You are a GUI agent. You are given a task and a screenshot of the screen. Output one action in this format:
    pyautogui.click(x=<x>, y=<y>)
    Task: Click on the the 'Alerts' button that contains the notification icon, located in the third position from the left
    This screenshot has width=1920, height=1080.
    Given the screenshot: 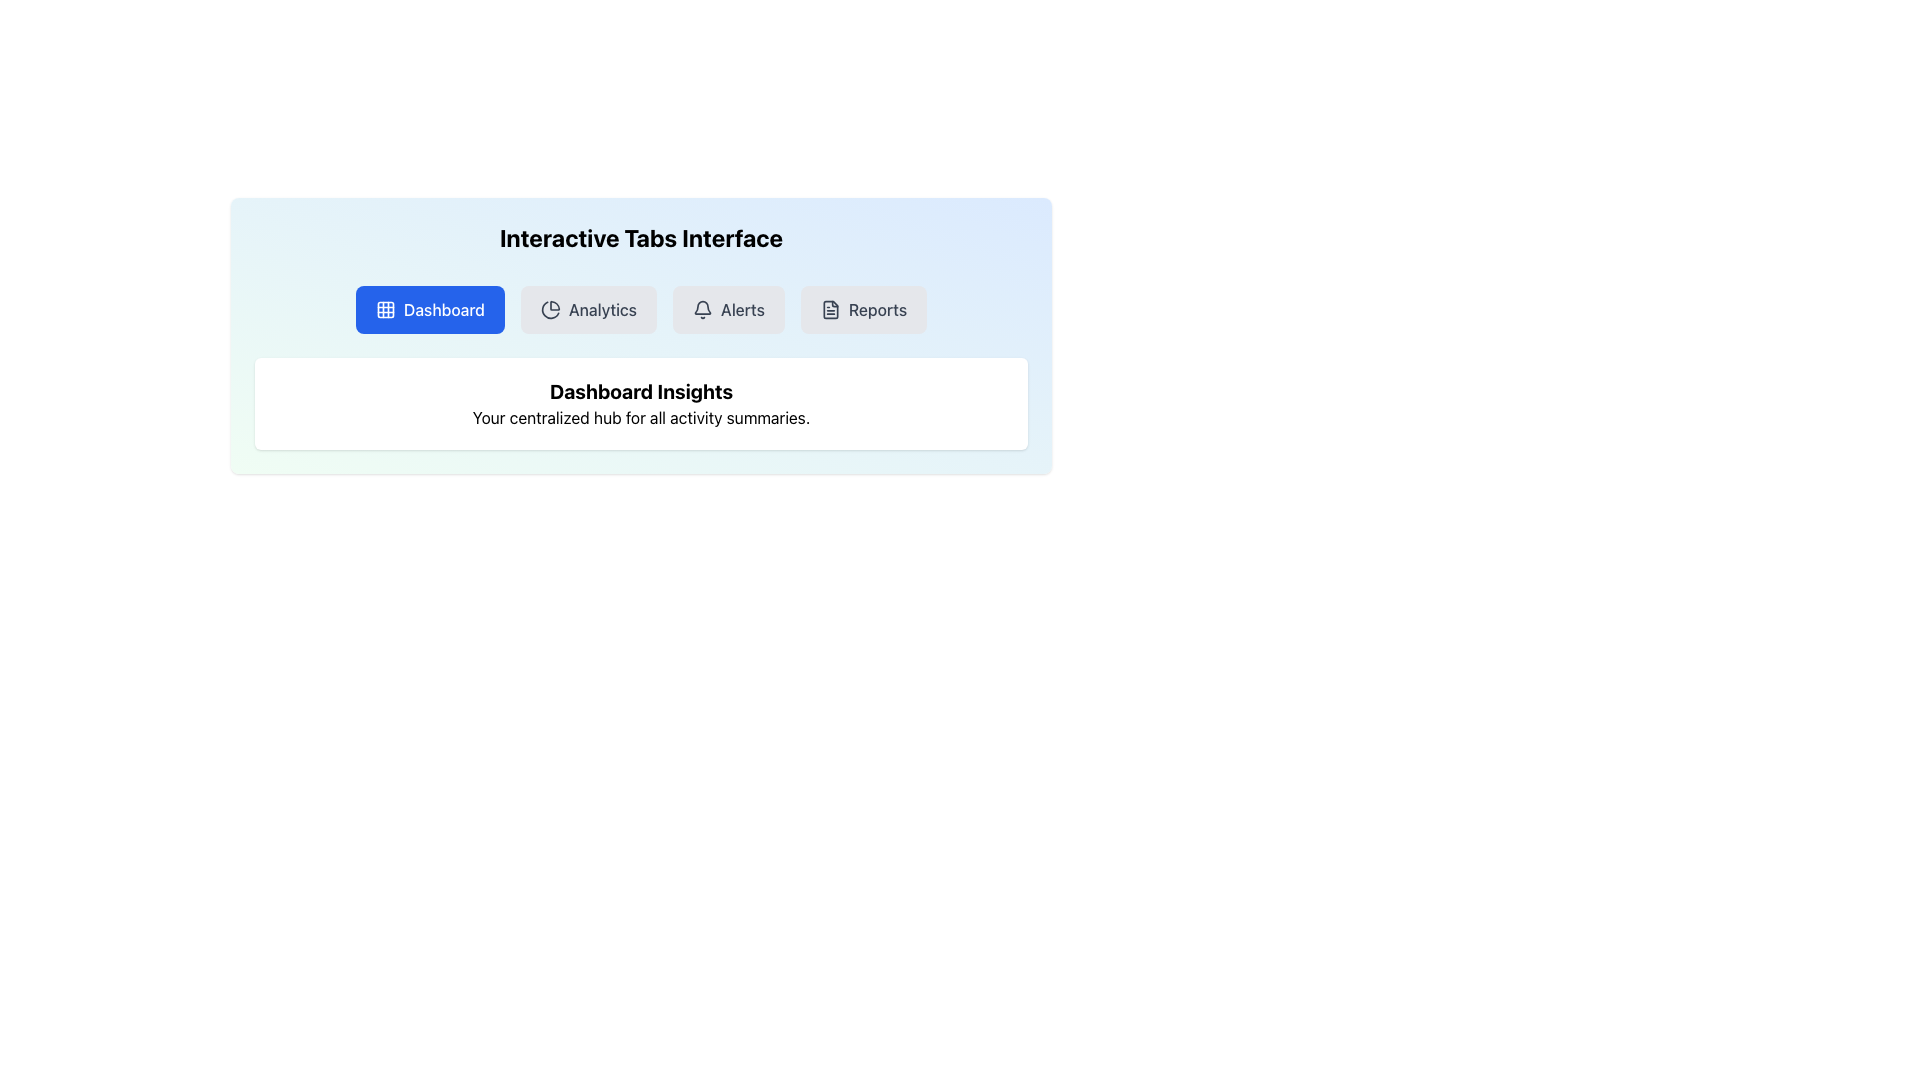 What is the action you would take?
    pyautogui.click(x=702, y=309)
    